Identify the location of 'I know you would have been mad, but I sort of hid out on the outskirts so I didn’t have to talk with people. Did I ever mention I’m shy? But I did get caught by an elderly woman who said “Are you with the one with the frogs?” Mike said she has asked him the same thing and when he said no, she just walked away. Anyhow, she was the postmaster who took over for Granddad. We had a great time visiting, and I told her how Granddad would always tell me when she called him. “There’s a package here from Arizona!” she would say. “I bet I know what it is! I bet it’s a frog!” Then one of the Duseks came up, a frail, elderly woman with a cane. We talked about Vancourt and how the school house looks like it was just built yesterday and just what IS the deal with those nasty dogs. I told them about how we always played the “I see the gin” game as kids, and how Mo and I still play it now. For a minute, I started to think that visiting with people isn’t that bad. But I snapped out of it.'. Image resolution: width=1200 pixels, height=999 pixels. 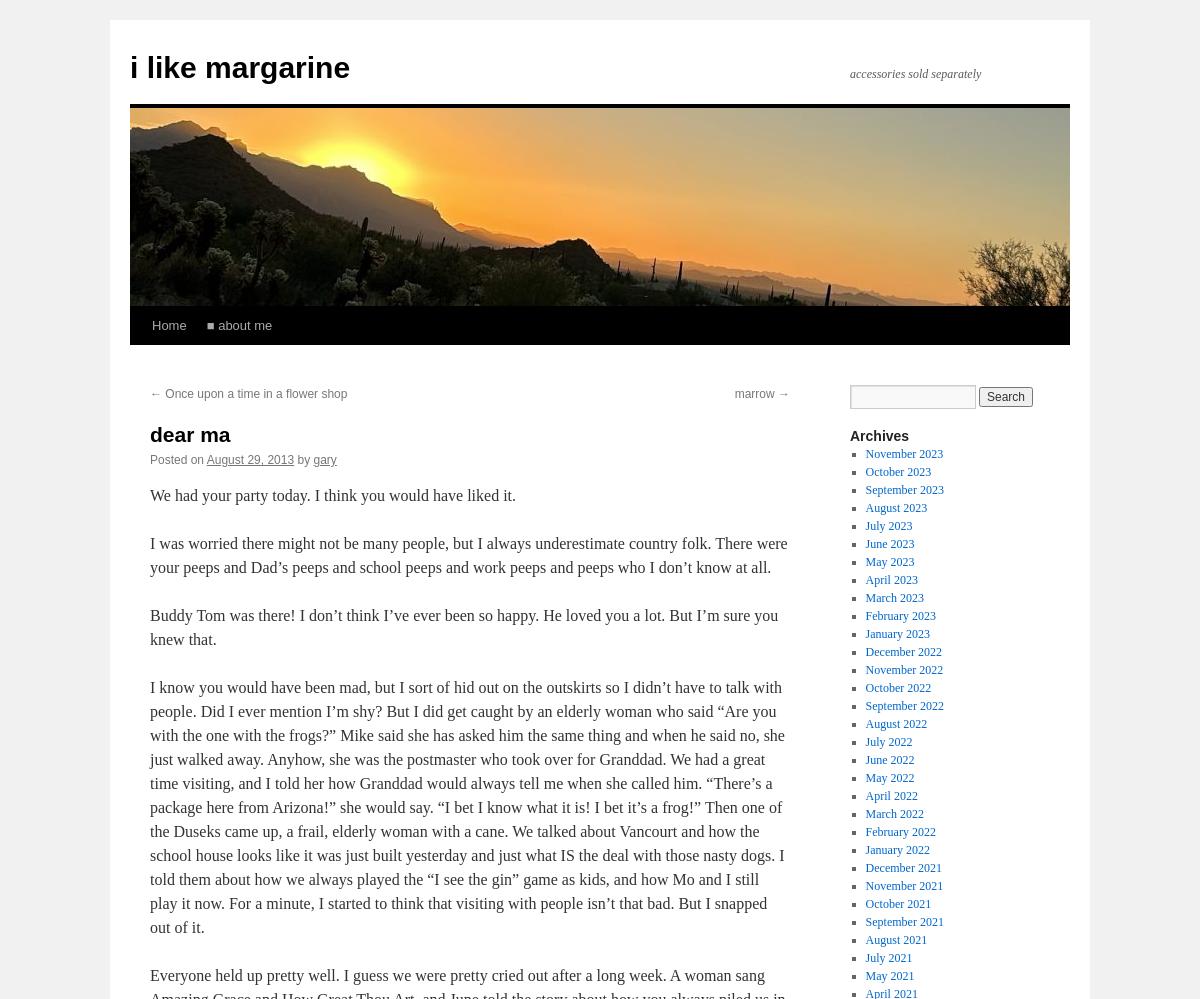
(466, 807).